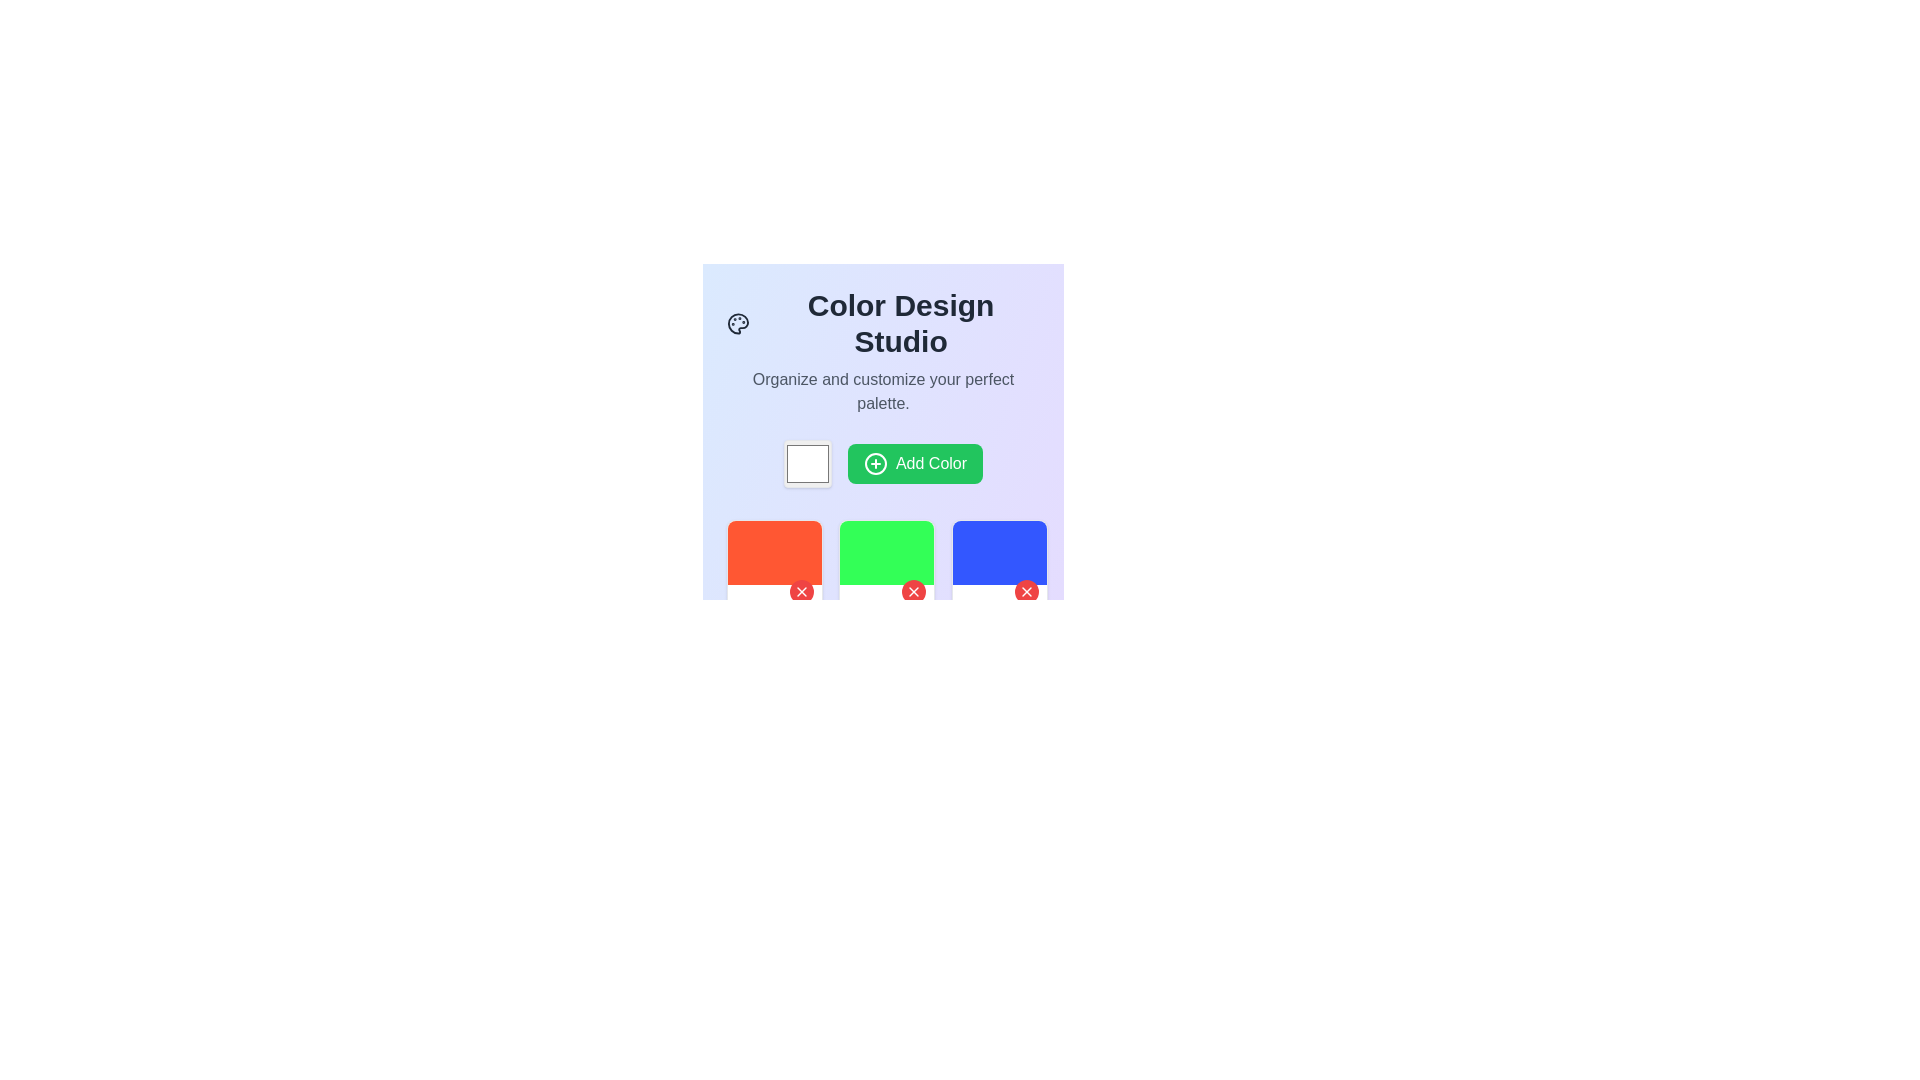 This screenshot has height=1080, width=1920. I want to click on the color swatch visual indicator located in the top portion of the third square block in a horizontal row at the bottom of the interface, so click(999, 552).